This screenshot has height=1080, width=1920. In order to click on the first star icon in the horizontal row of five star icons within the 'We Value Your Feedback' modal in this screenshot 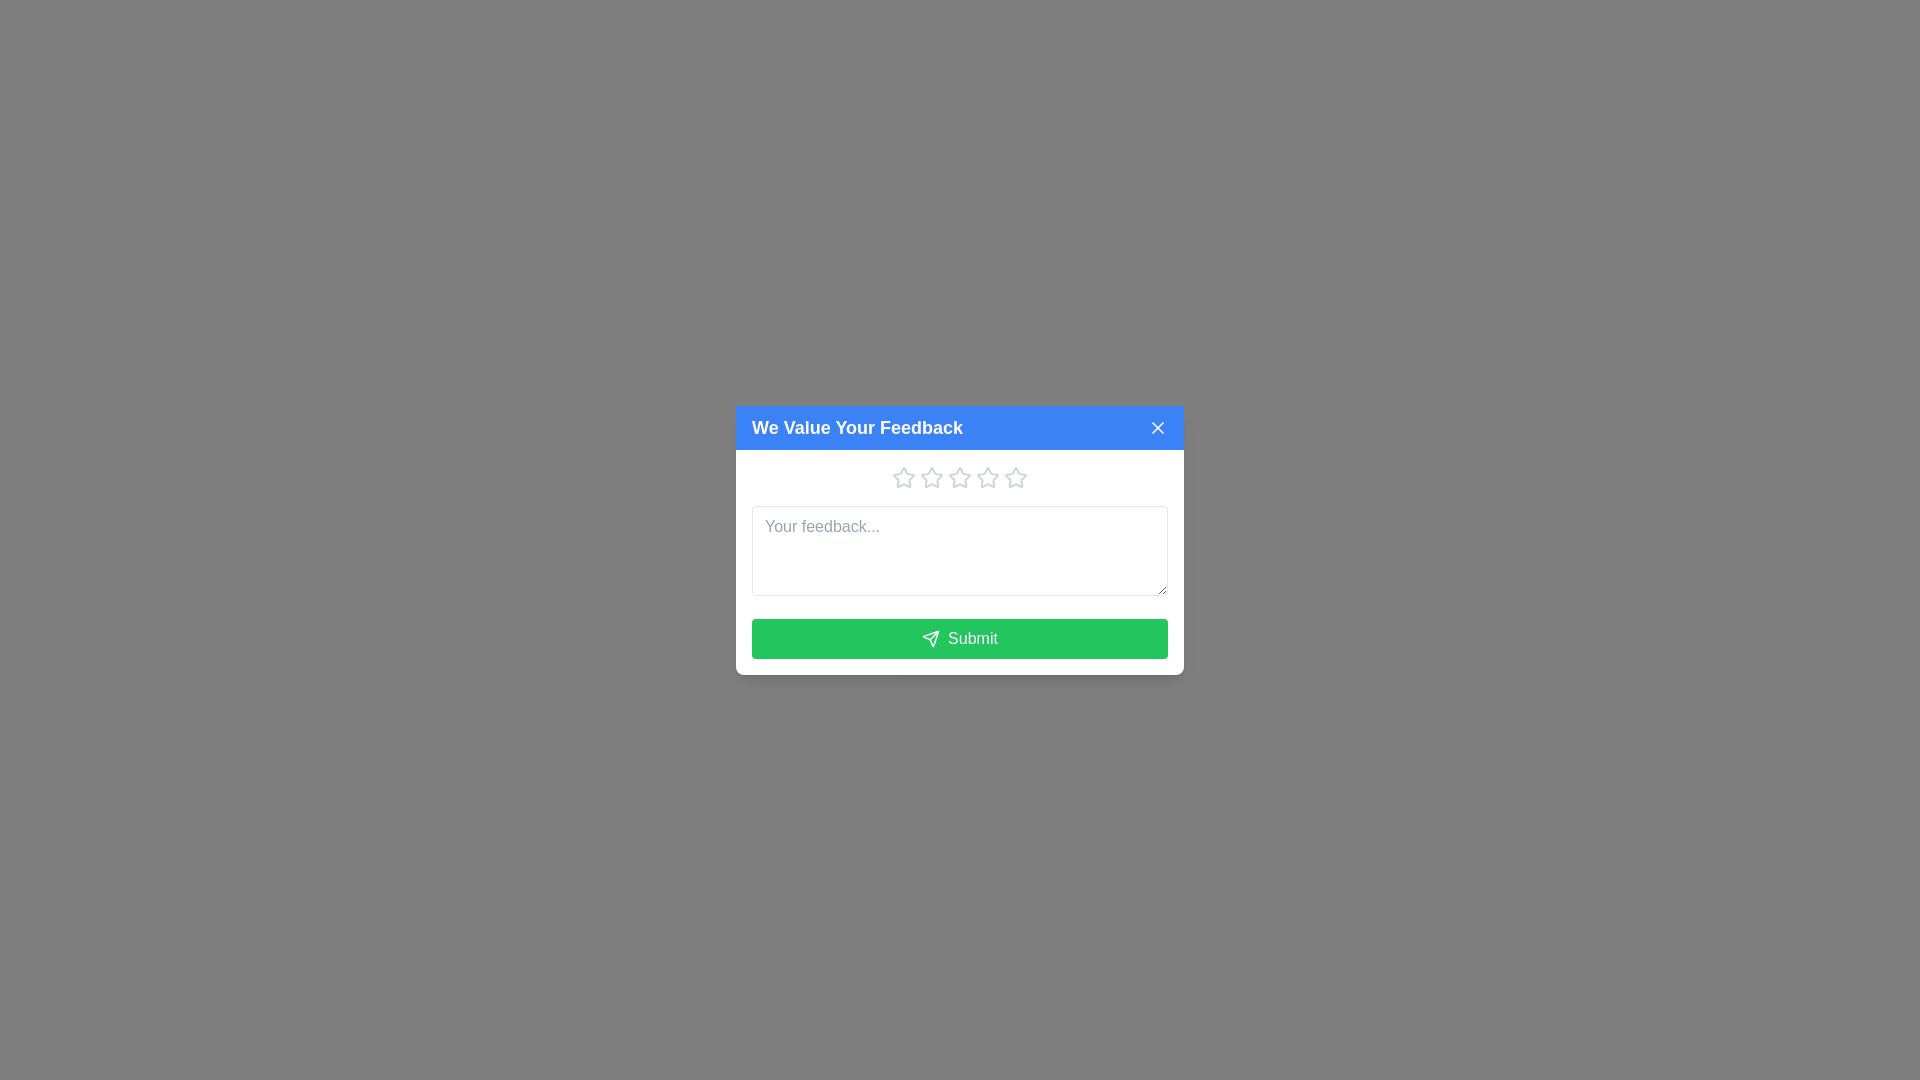, I will do `click(902, 477)`.